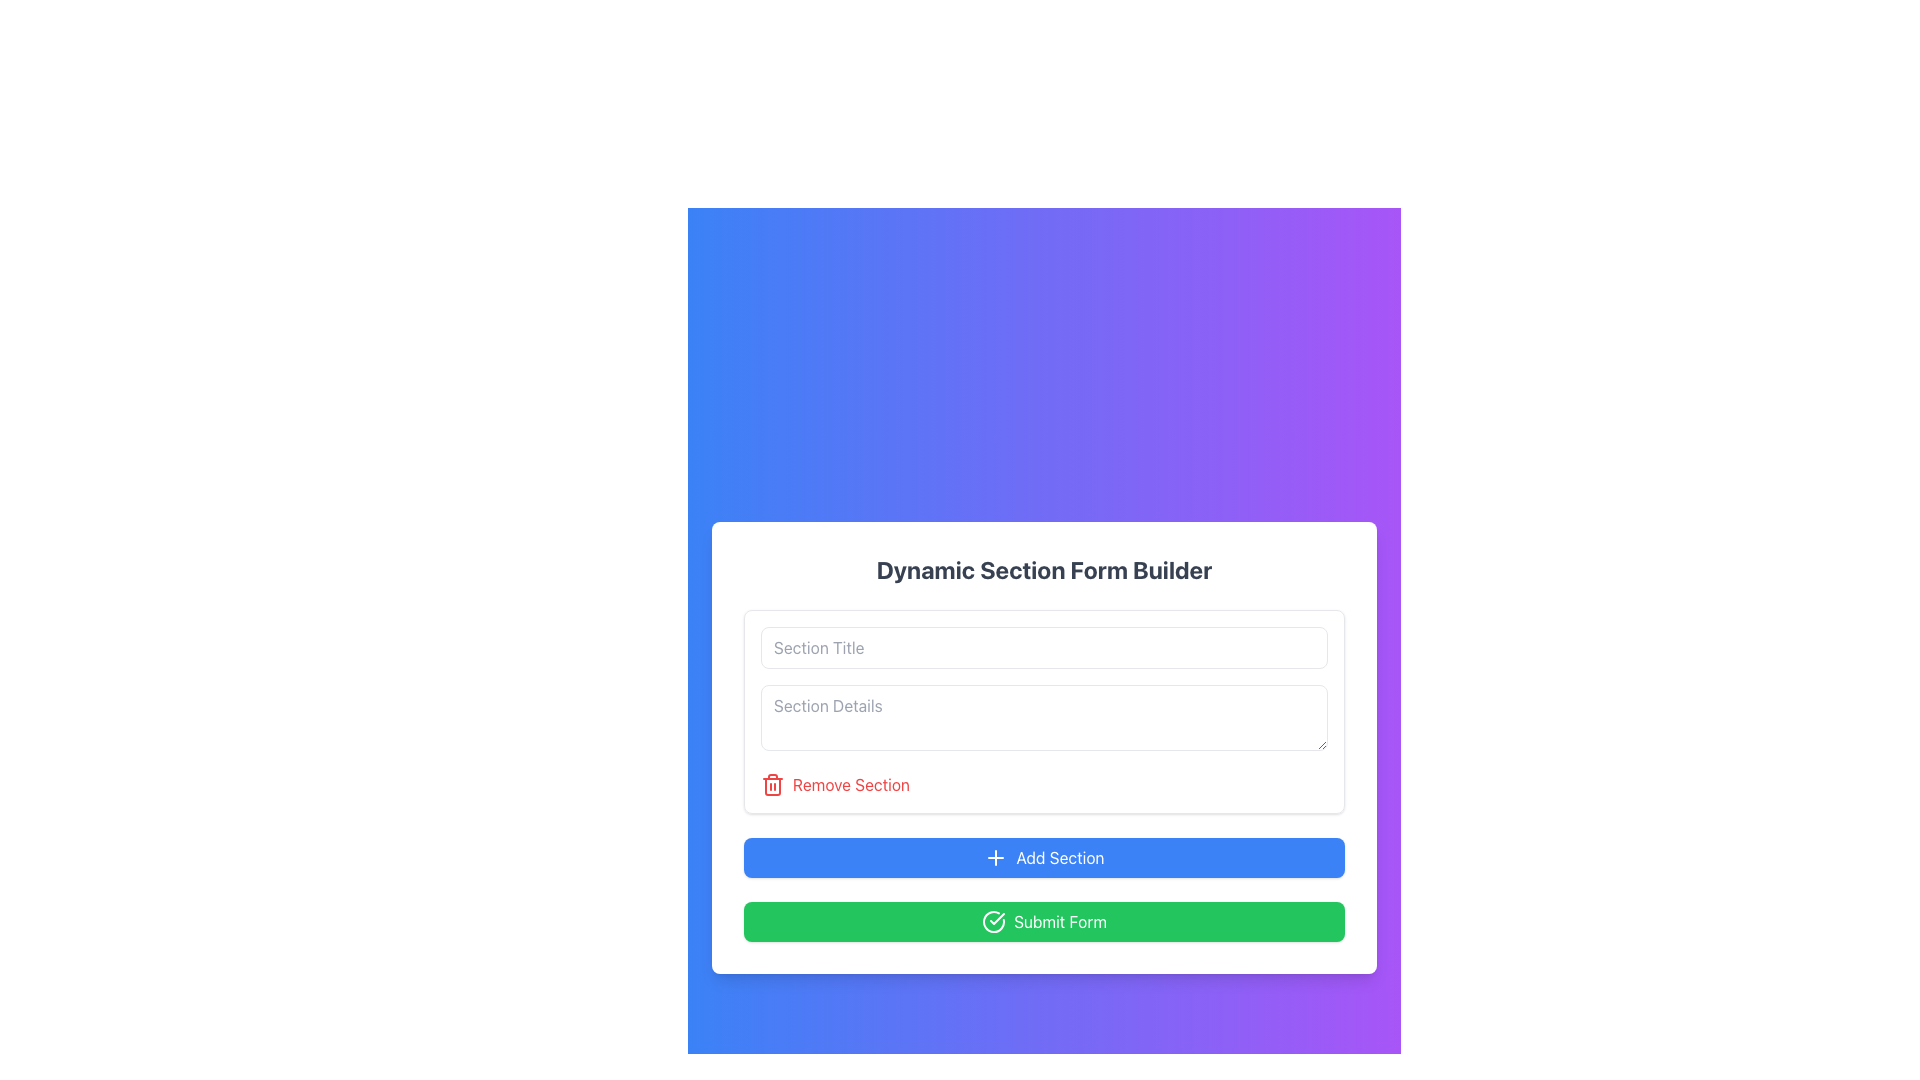 Image resolution: width=1920 pixels, height=1080 pixels. Describe the element at coordinates (993, 921) in the screenshot. I see `the 'Submit Form' button which contains the SVG Icon representing confirmation or success, located next to the text label 'Submit Form'` at that location.